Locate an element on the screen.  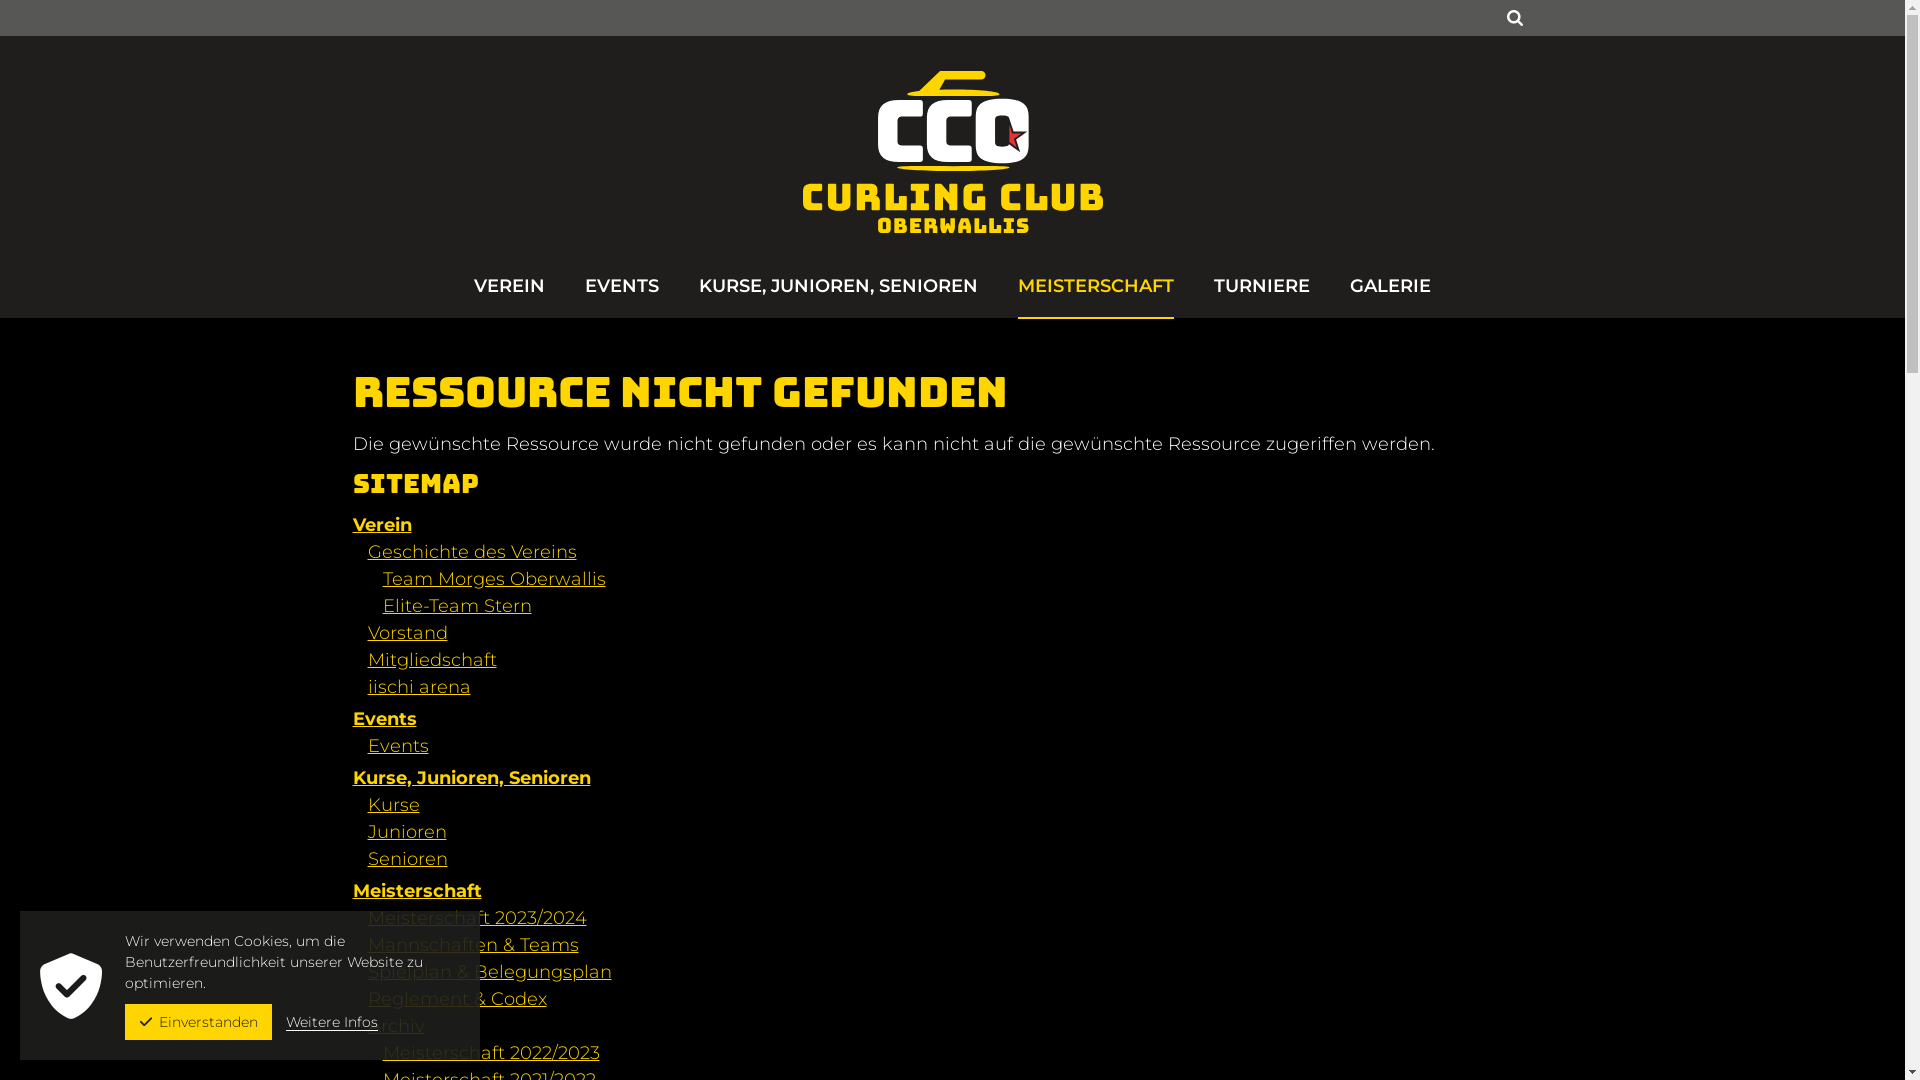
'Reglement & Codex' is located at coordinates (456, 999).